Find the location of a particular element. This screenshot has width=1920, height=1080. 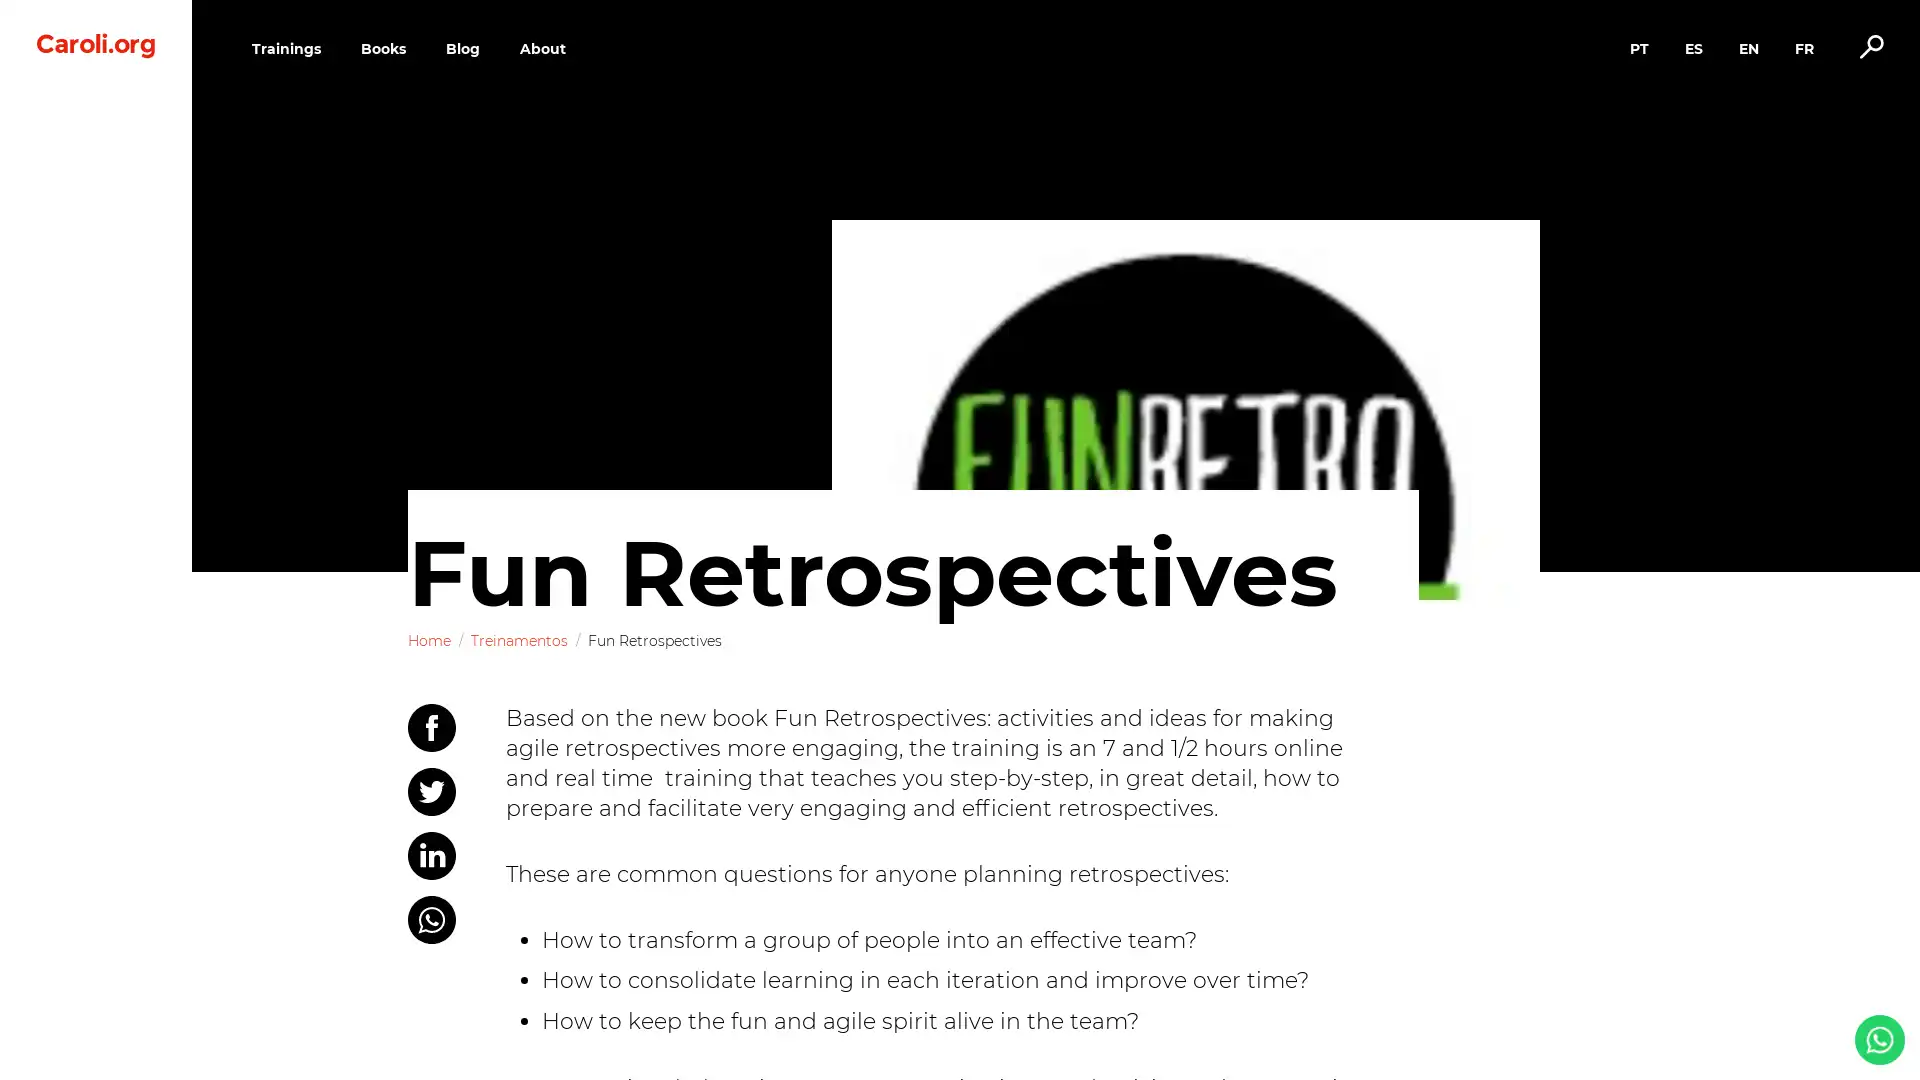

Alternar busca is located at coordinates (1867, 45).